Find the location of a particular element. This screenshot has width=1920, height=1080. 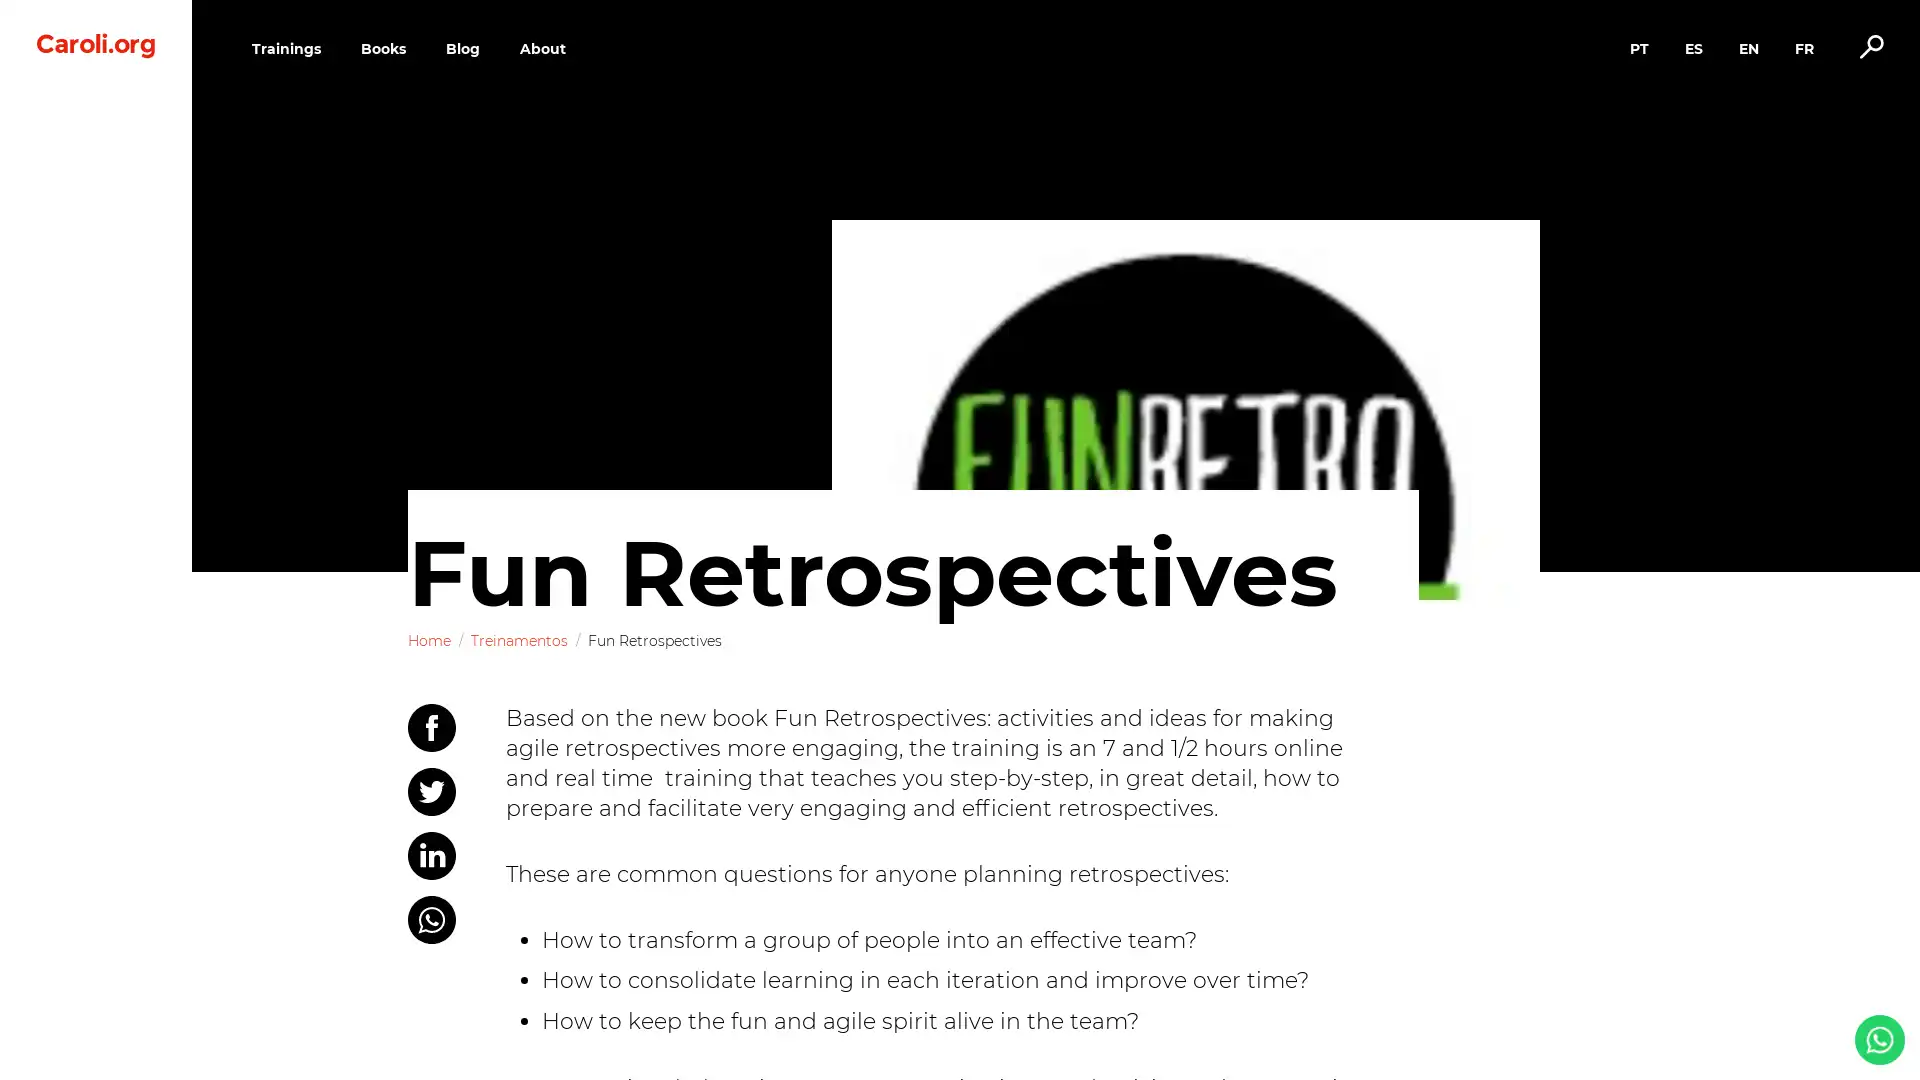

Alternar busca is located at coordinates (1867, 45).